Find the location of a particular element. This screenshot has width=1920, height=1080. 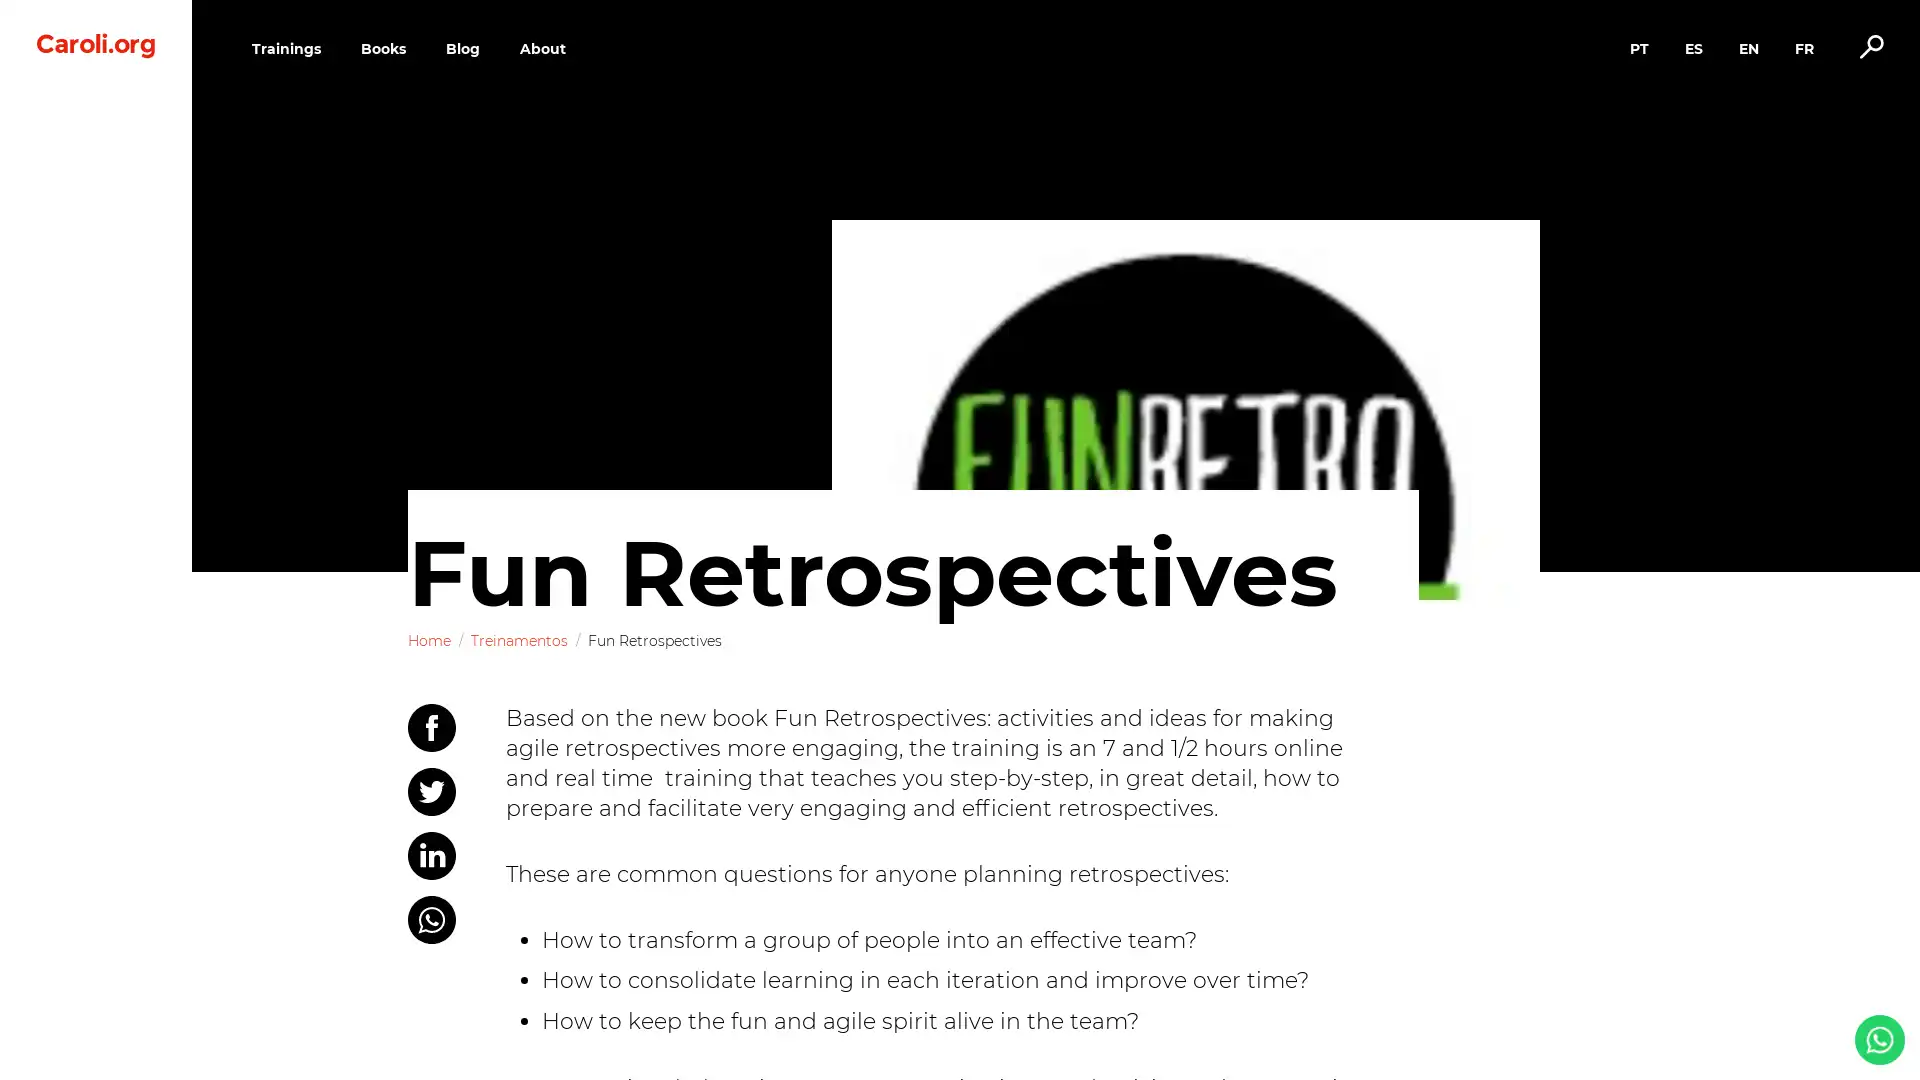

Alternar busca is located at coordinates (1867, 45).